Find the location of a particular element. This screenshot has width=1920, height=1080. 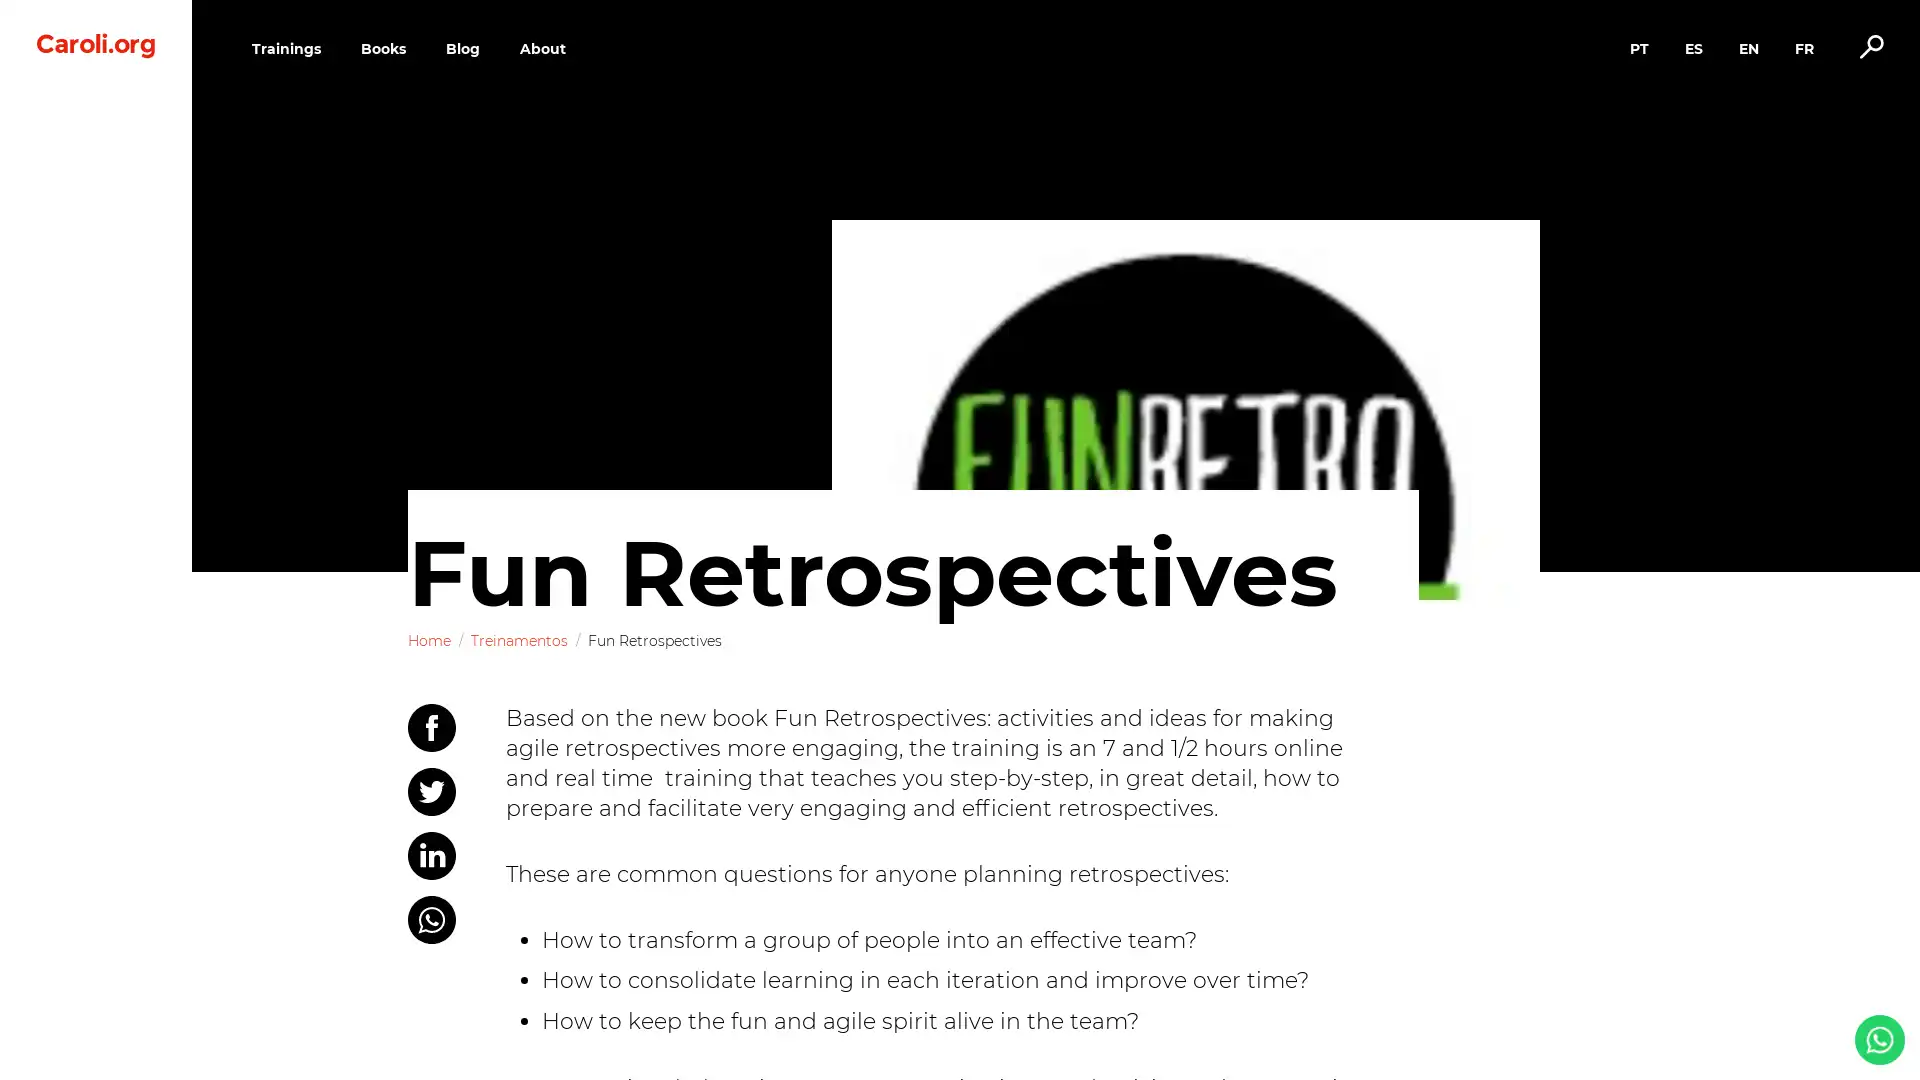

Alternar busca is located at coordinates (1867, 45).